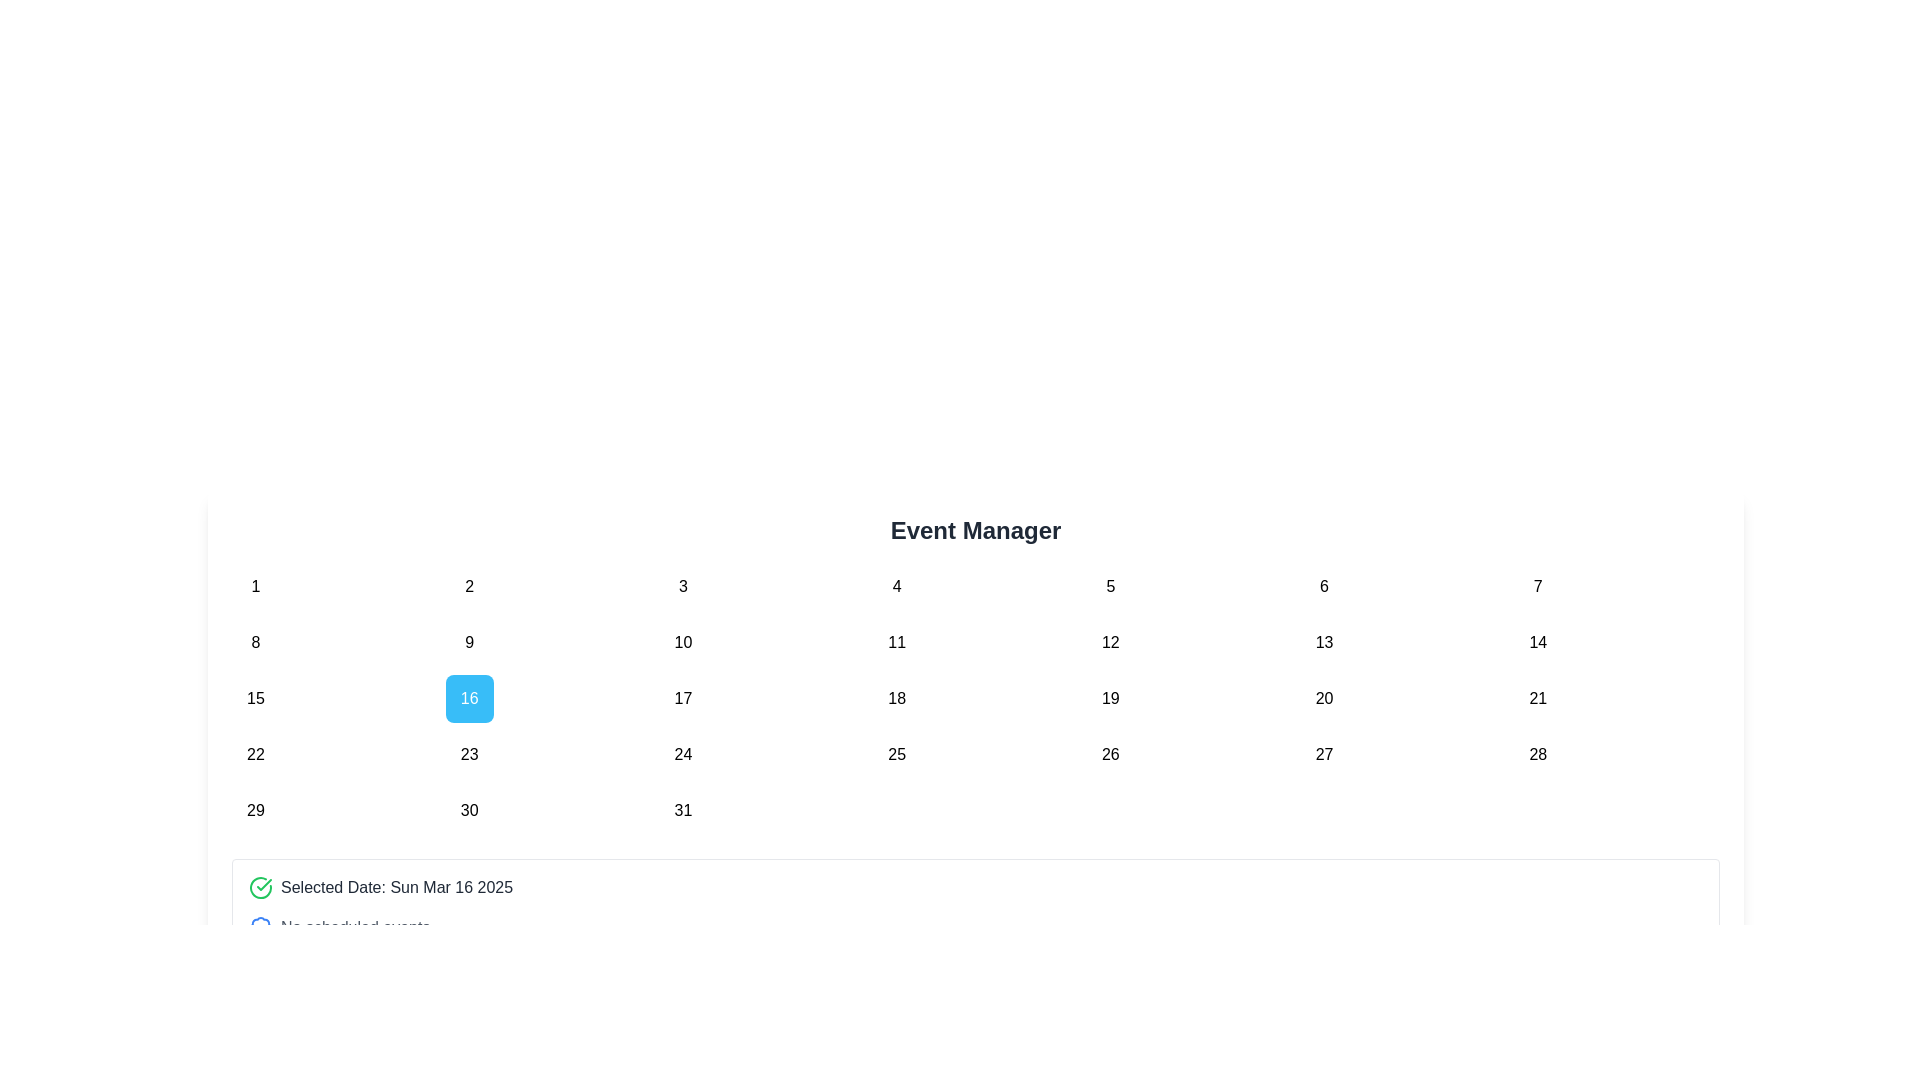 Image resolution: width=1920 pixels, height=1080 pixels. I want to click on the square-shaped button displaying '30', located in the bottom row of the calendar grid, so click(468, 810).